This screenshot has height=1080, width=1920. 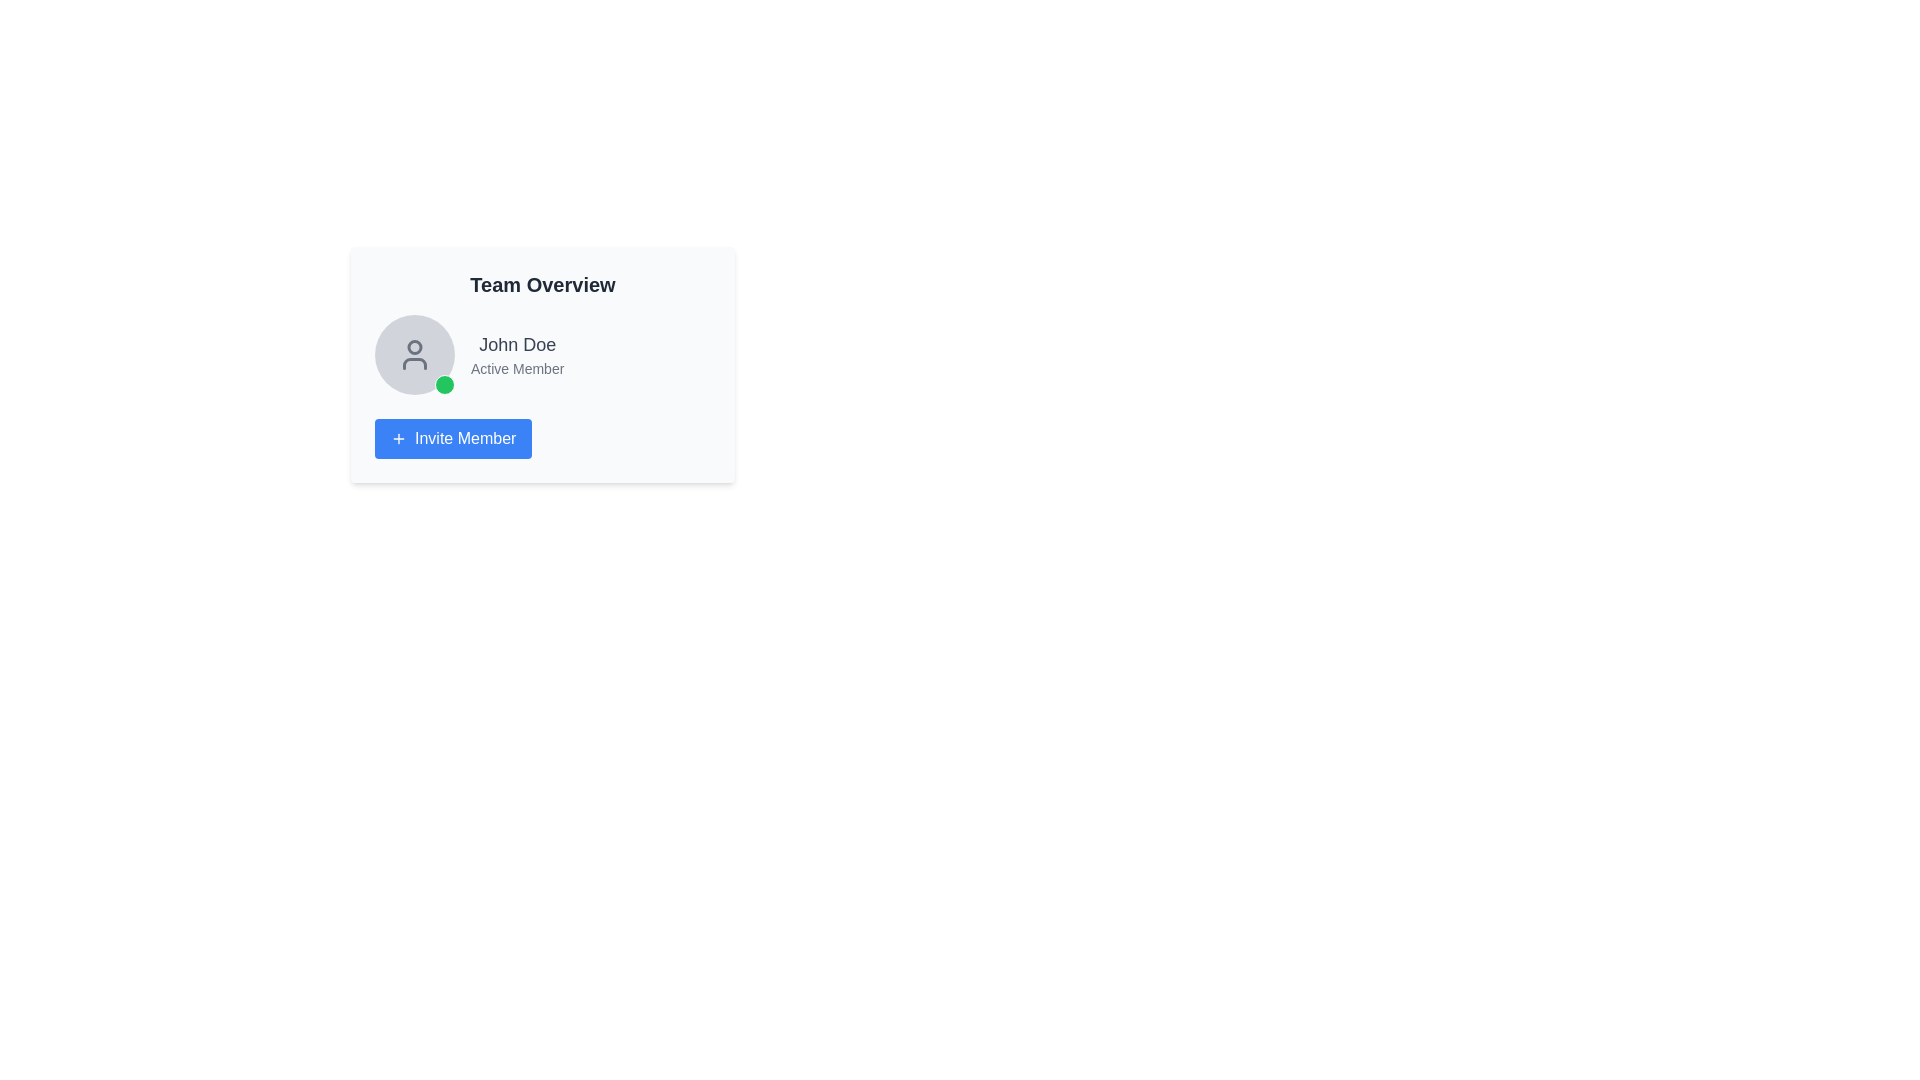 What do you see at coordinates (542, 353) in the screenshot?
I see `the Profile Information Block which displays user details such as 'John Doe' and 'Active Member', located centrally below the 'Team Overview' heading` at bounding box center [542, 353].